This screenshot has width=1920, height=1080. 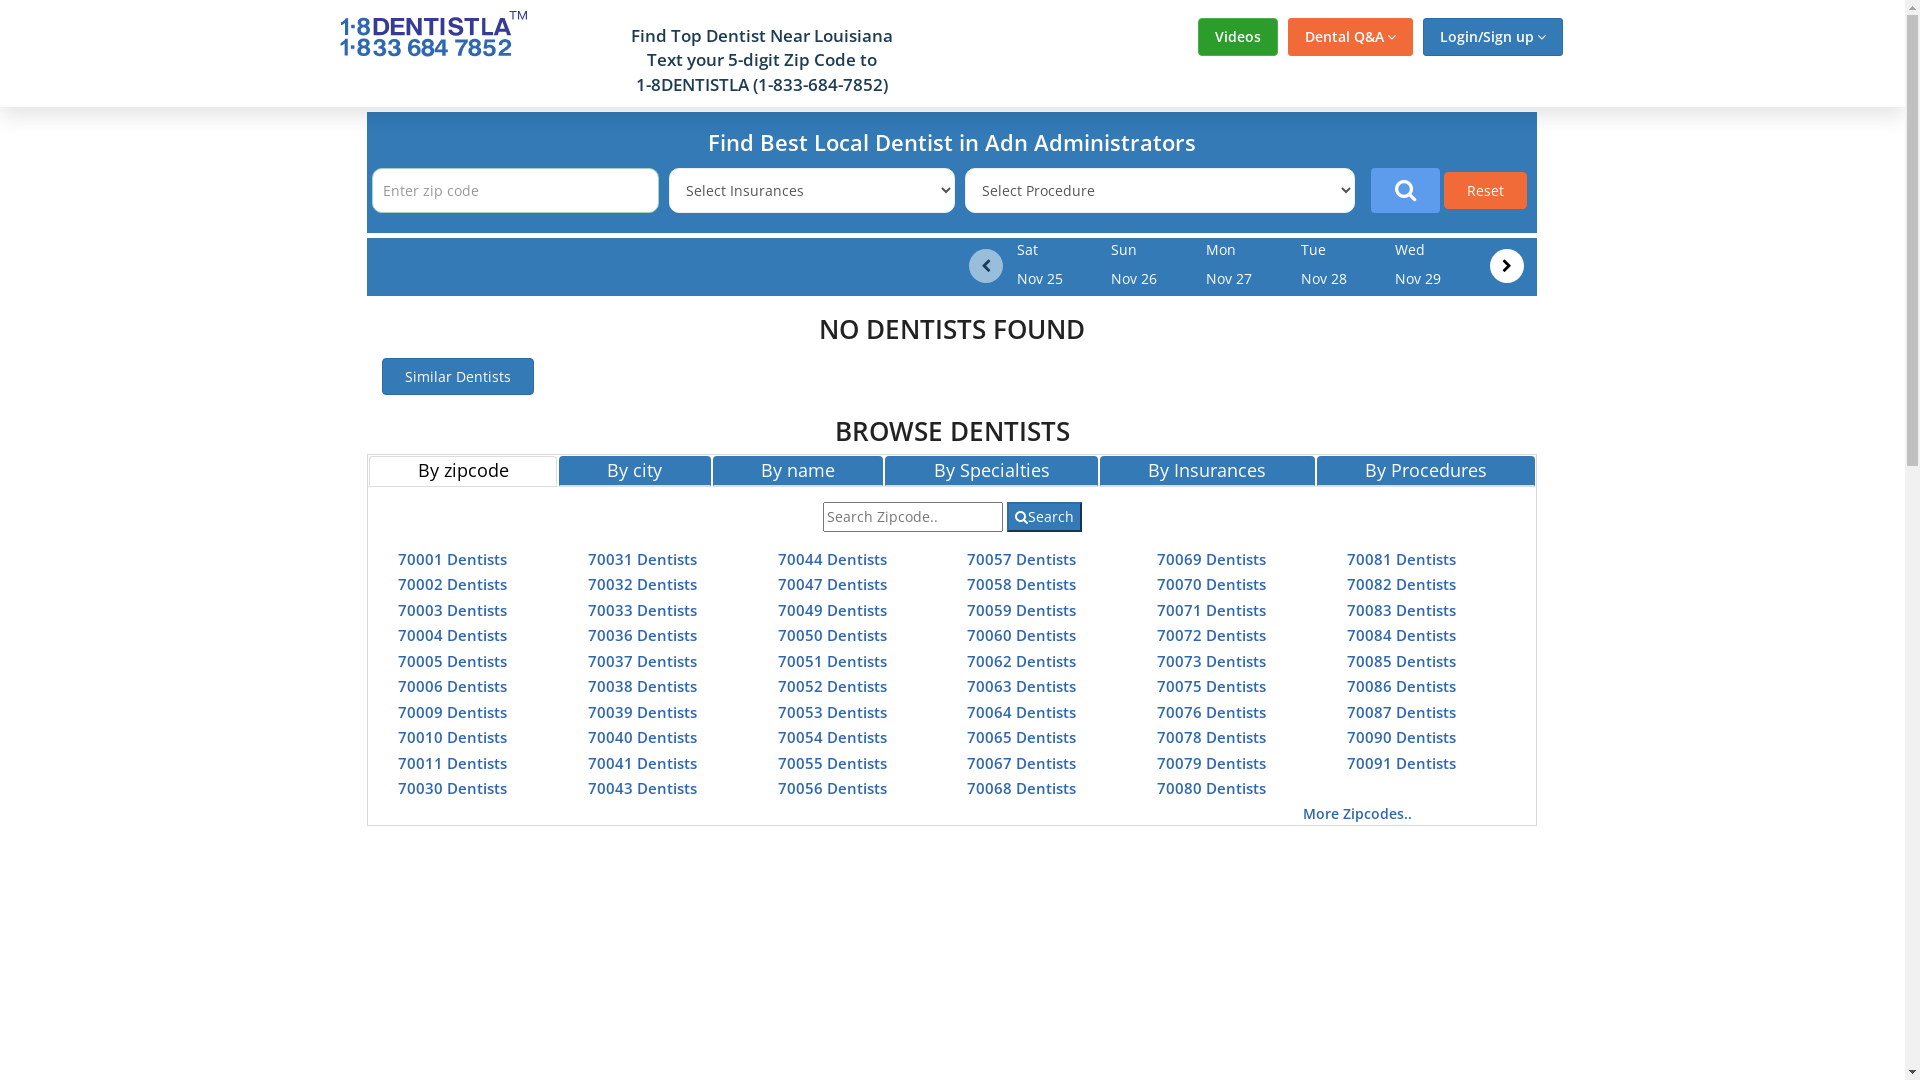 What do you see at coordinates (1400, 608) in the screenshot?
I see `'70083 Dentists'` at bounding box center [1400, 608].